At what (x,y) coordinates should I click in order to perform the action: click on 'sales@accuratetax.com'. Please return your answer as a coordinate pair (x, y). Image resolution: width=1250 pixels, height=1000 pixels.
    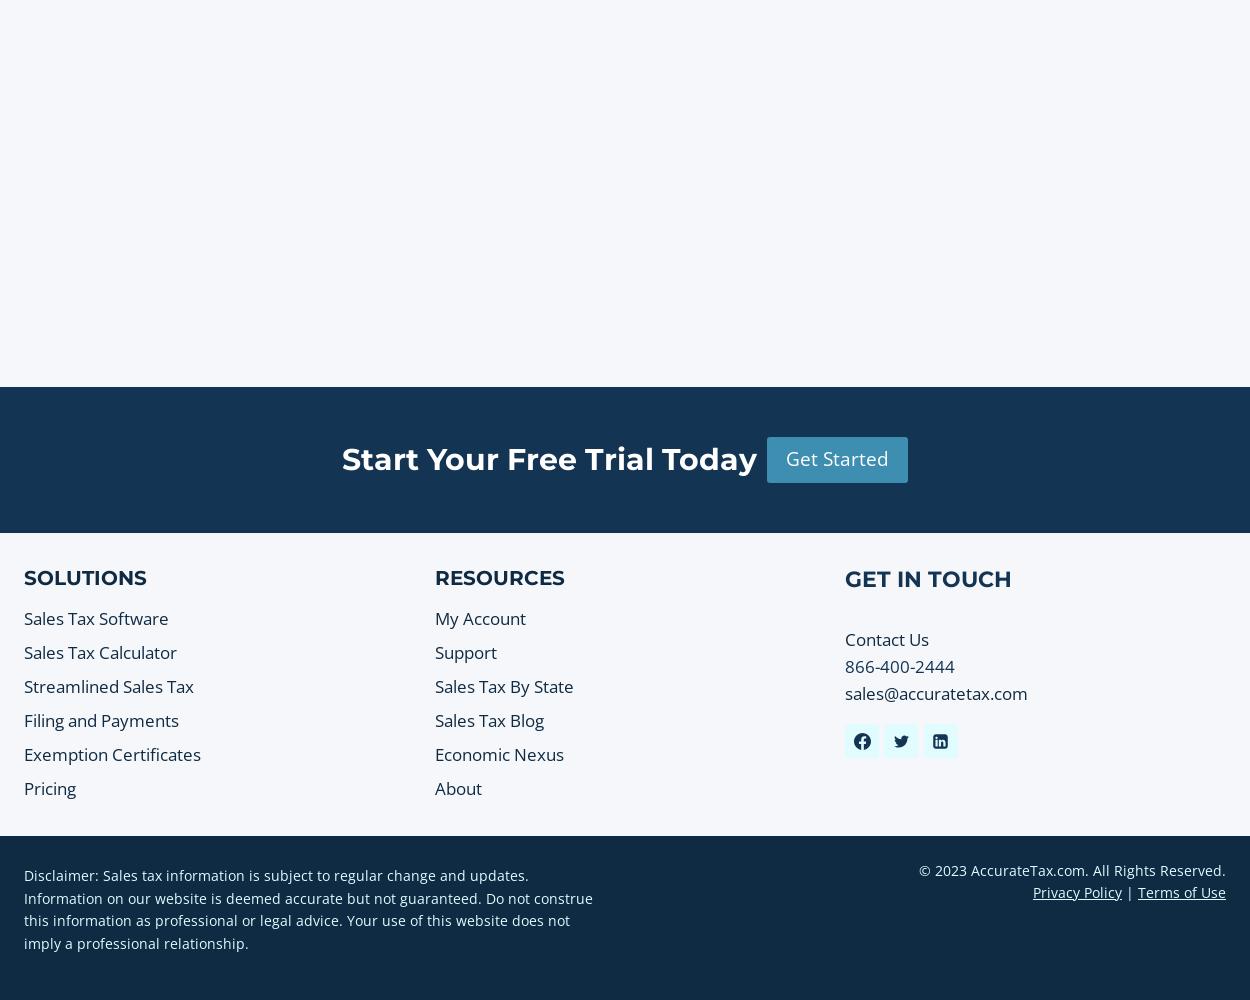
    Looking at the image, I should click on (936, 692).